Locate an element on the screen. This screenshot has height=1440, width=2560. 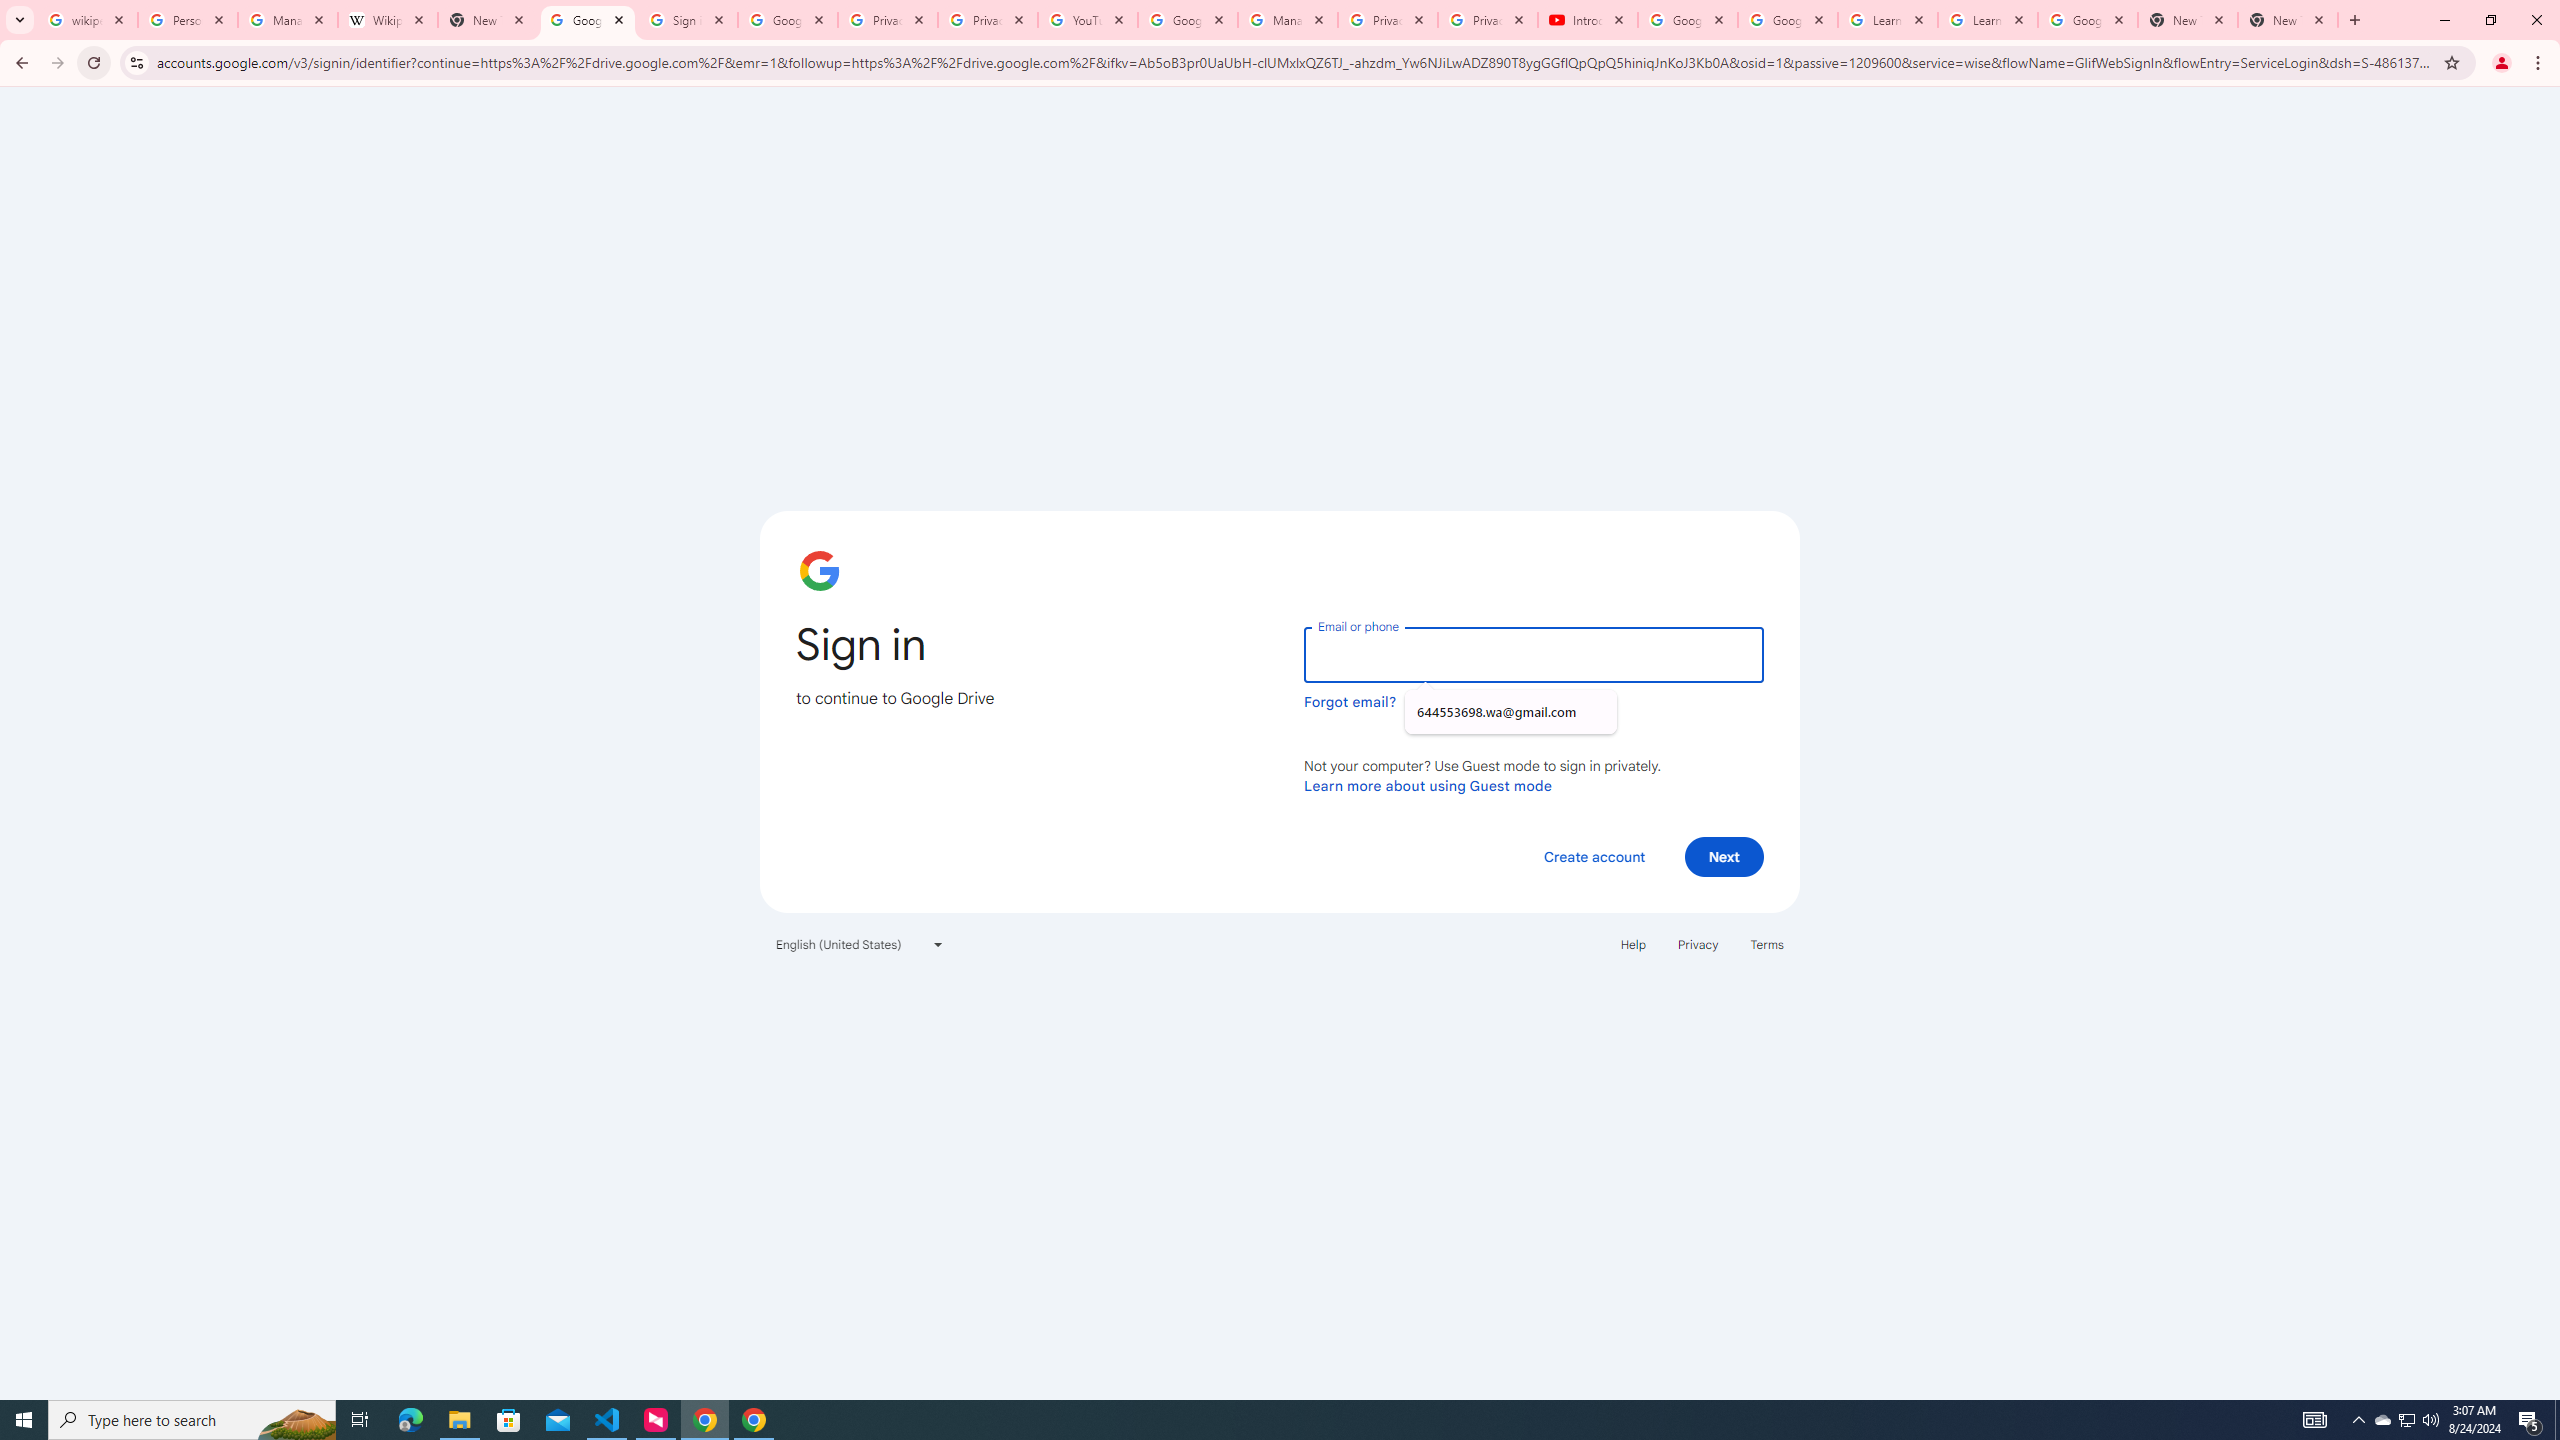
'Google Account' is located at coordinates (2087, 19).